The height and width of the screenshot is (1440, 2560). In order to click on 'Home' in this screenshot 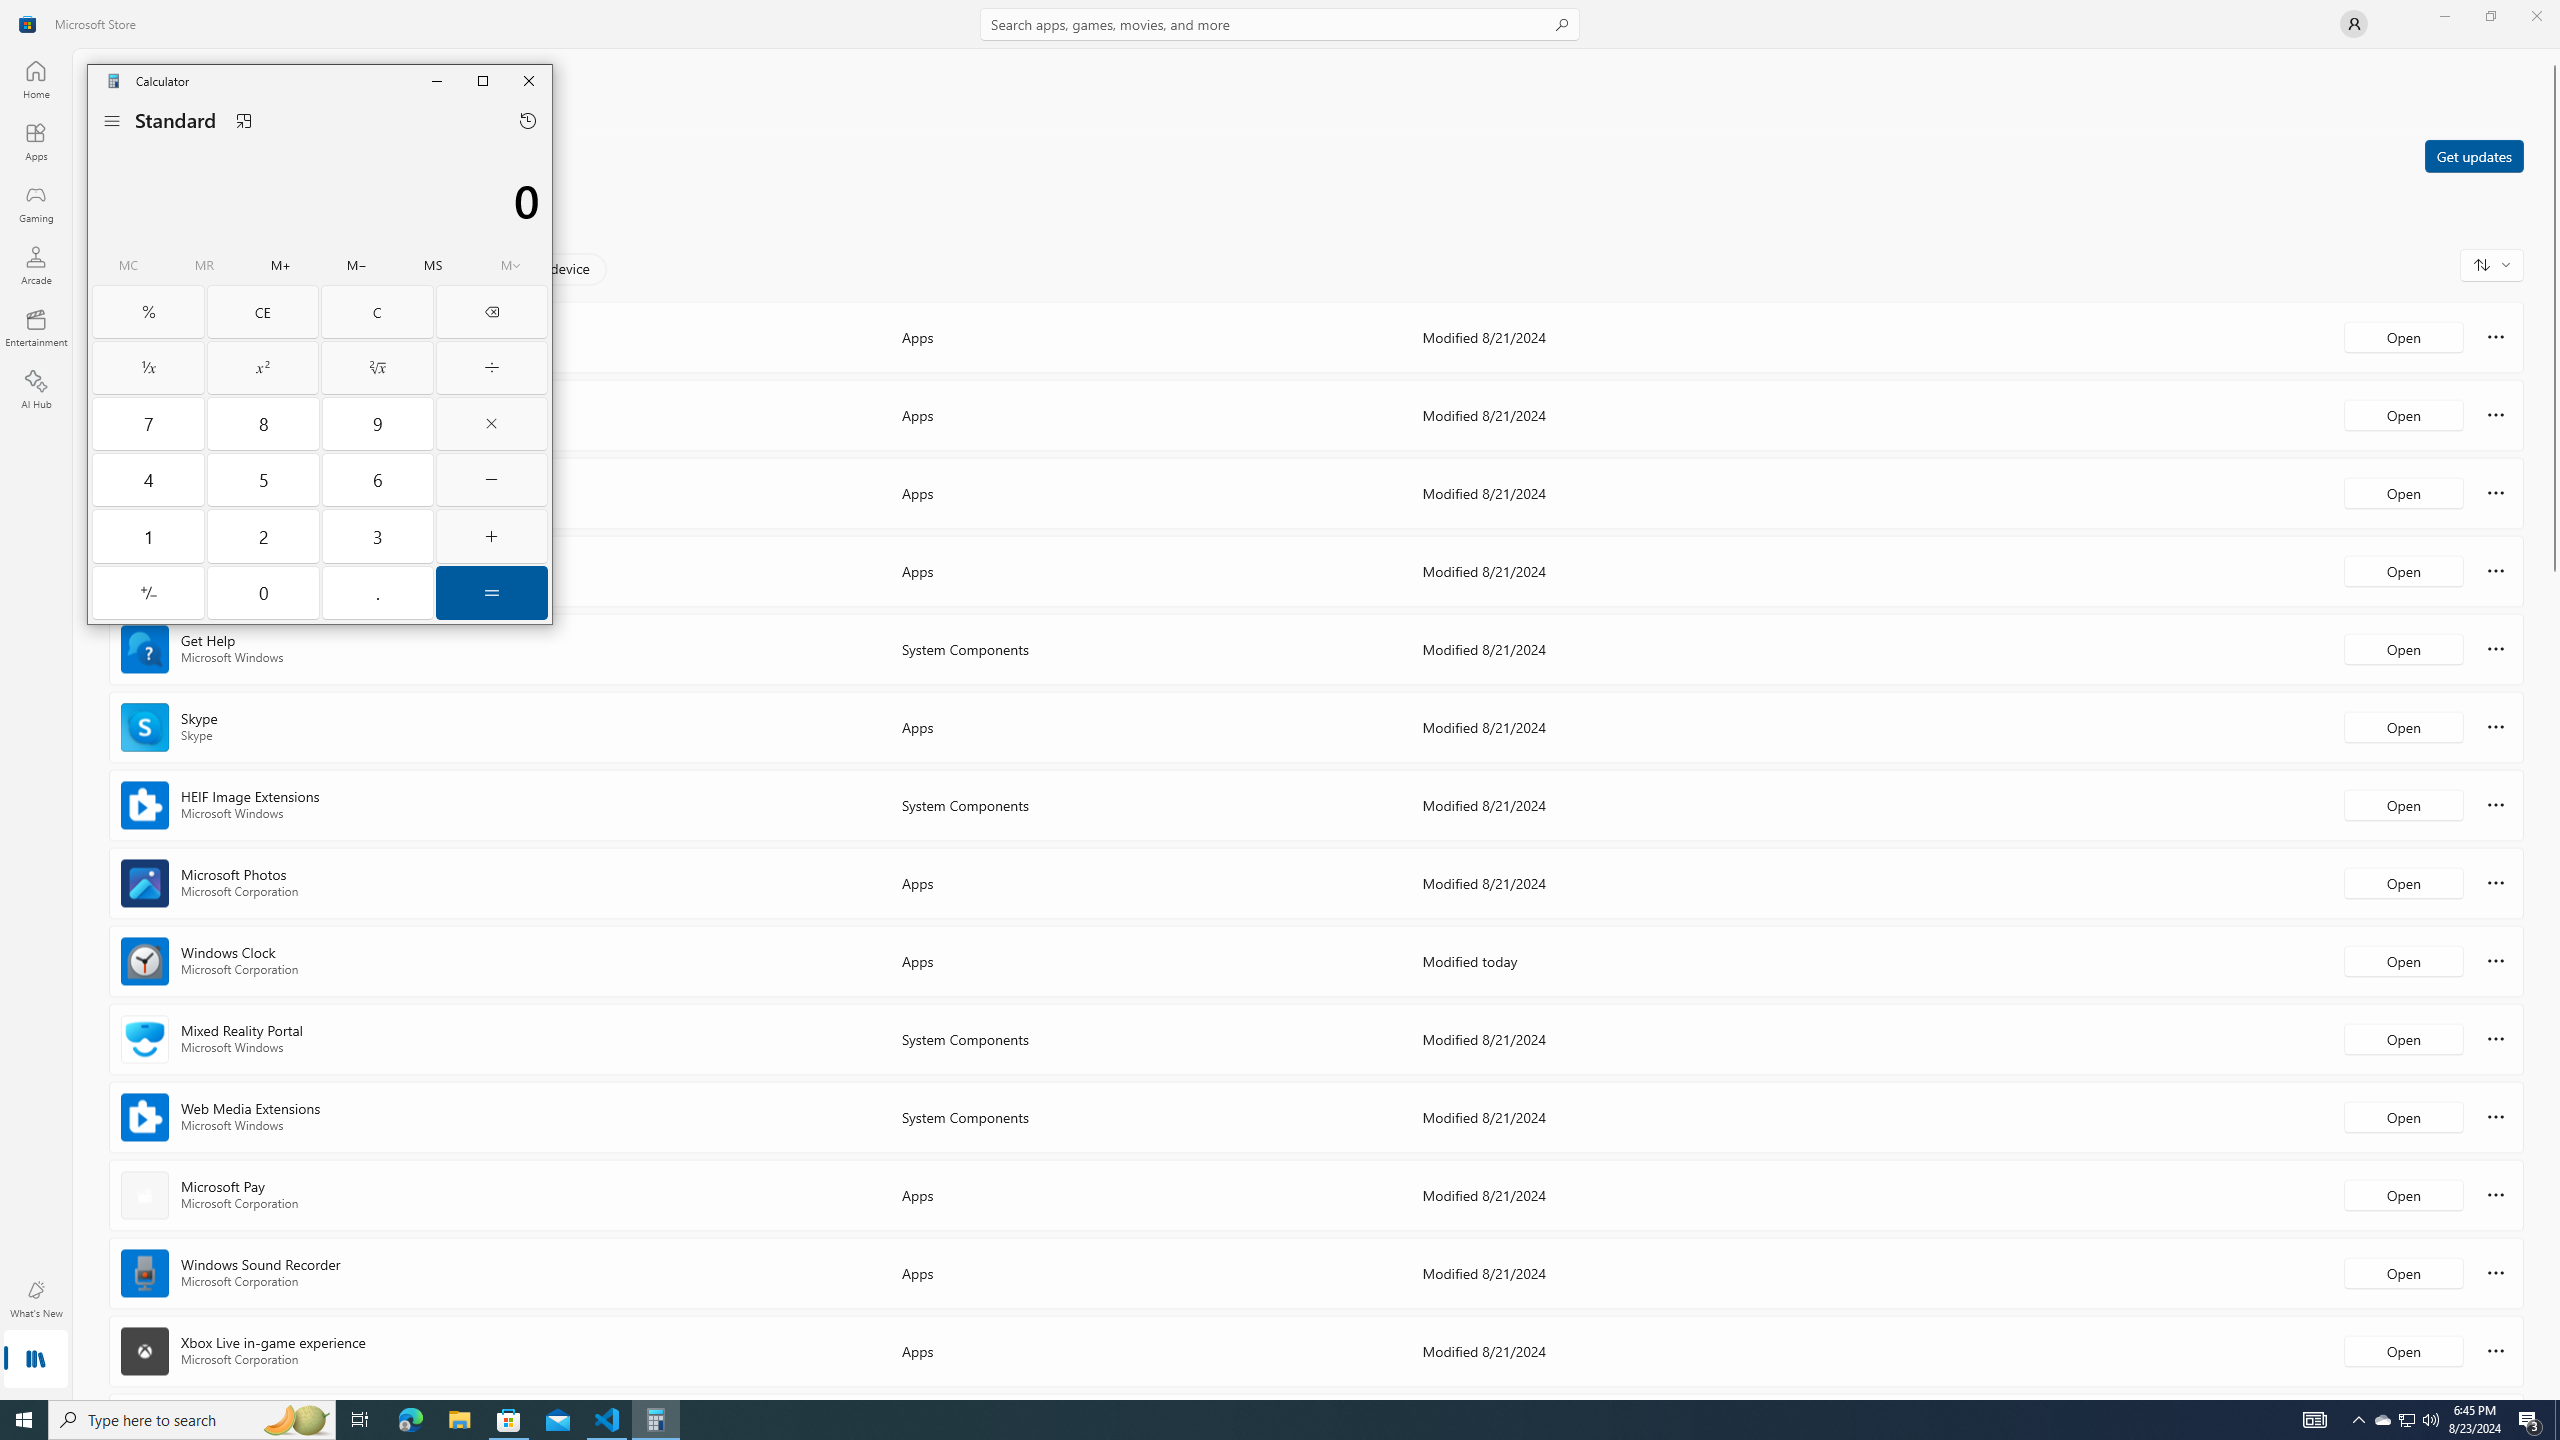, I will do `click(34, 78)`.